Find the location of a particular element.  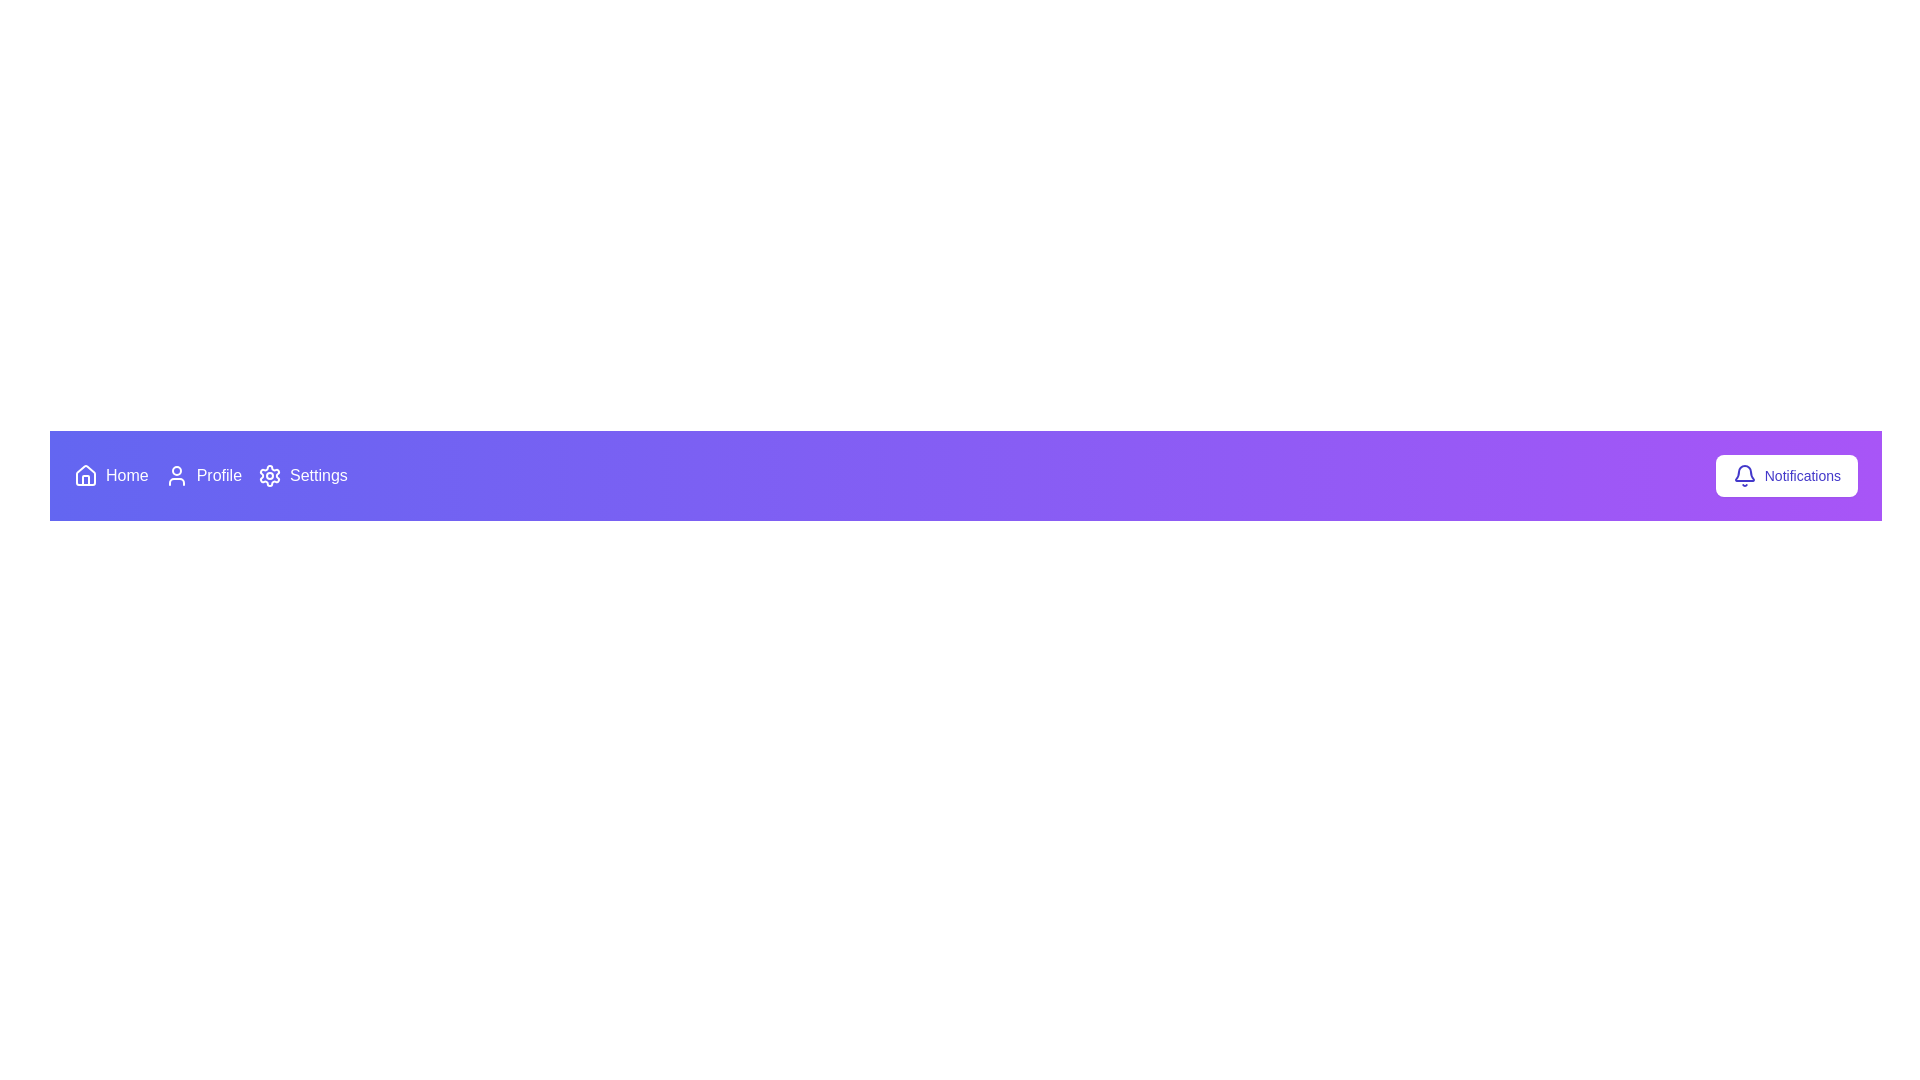

the house-shaped icon in the upper left corner of the navigation bar is located at coordinates (85, 474).